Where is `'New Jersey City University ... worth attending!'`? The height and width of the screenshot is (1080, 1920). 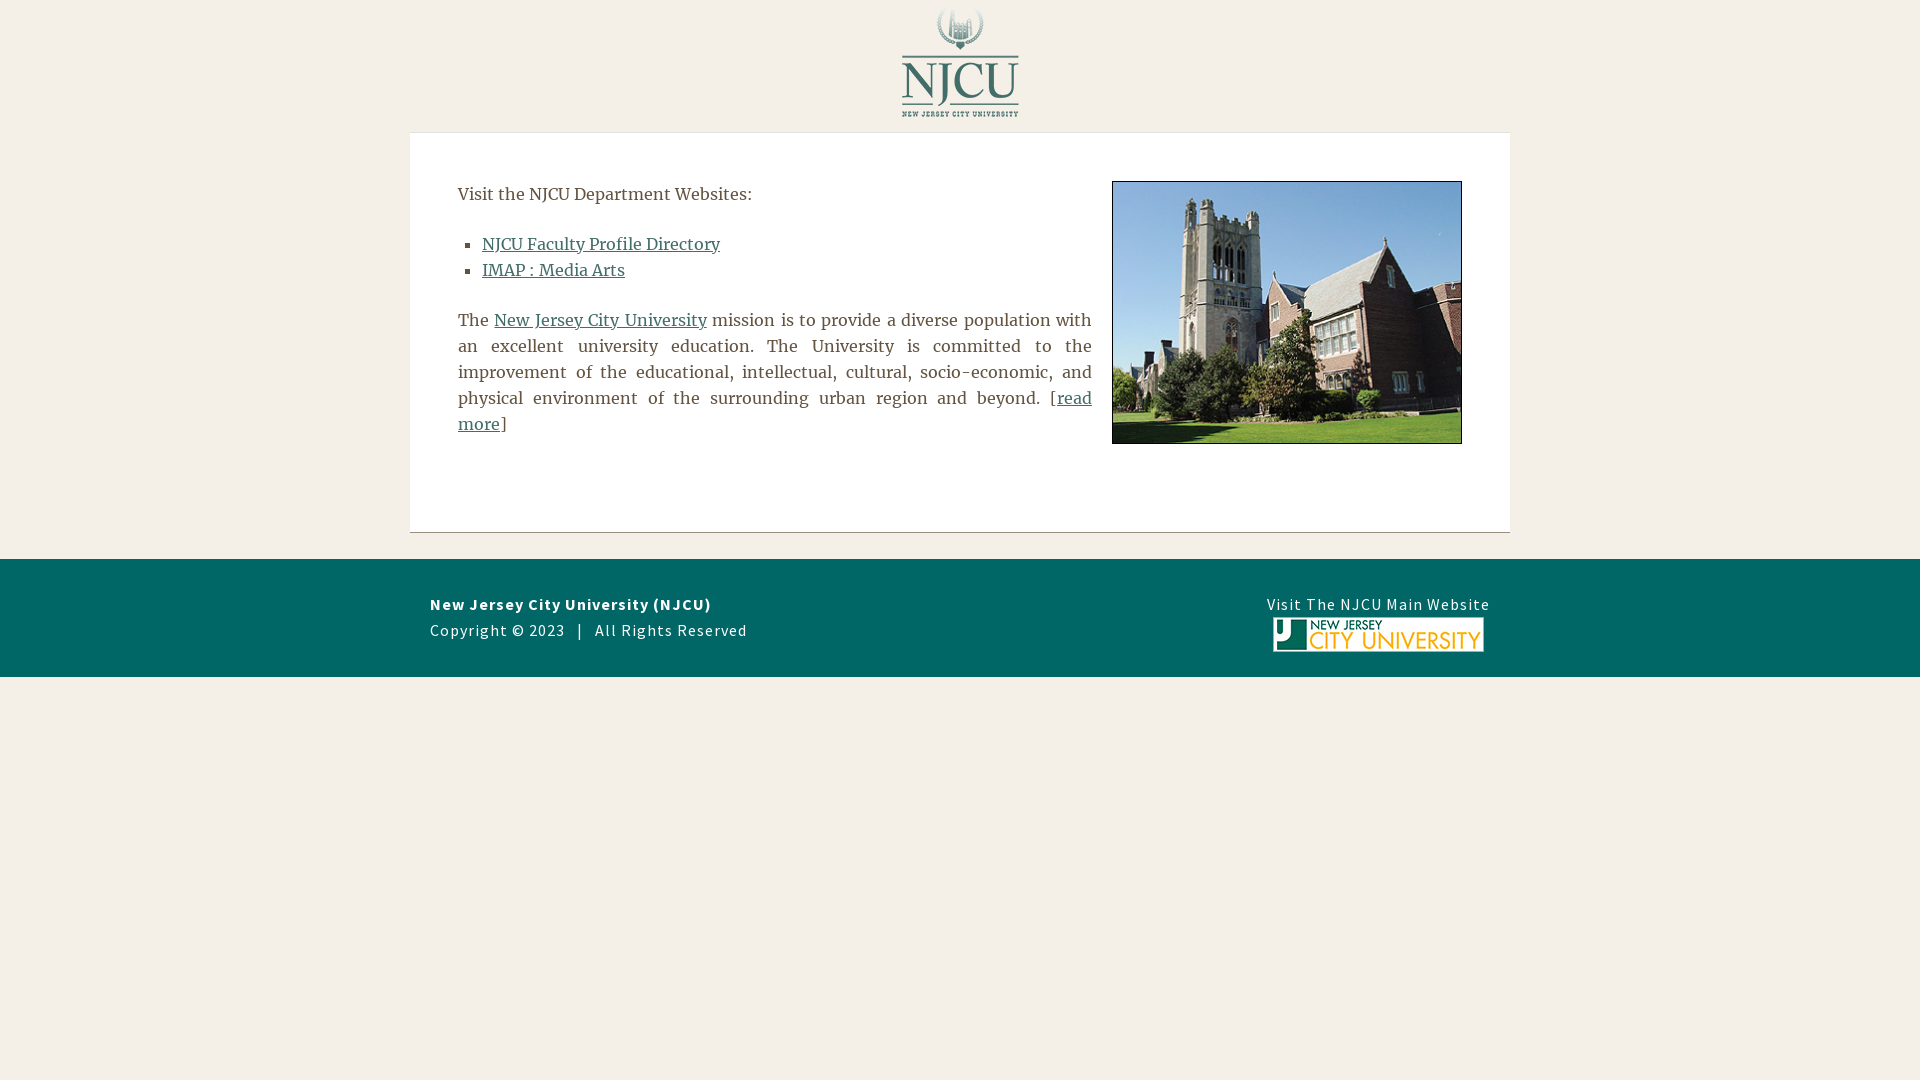
'New Jersey City University ... worth attending!' is located at coordinates (960, 61).